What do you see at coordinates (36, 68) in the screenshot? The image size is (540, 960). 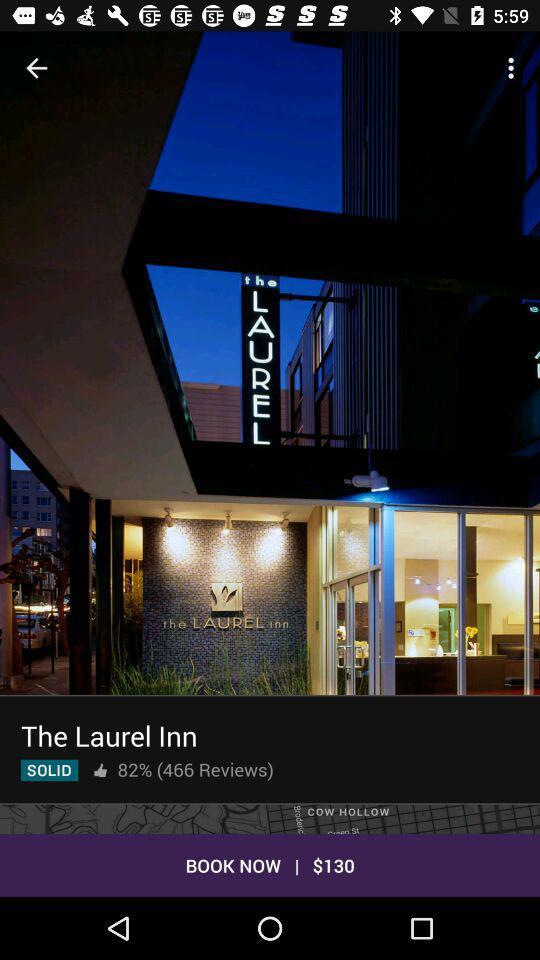 I see `the item at the top left corner` at bounding box center [36, 68].